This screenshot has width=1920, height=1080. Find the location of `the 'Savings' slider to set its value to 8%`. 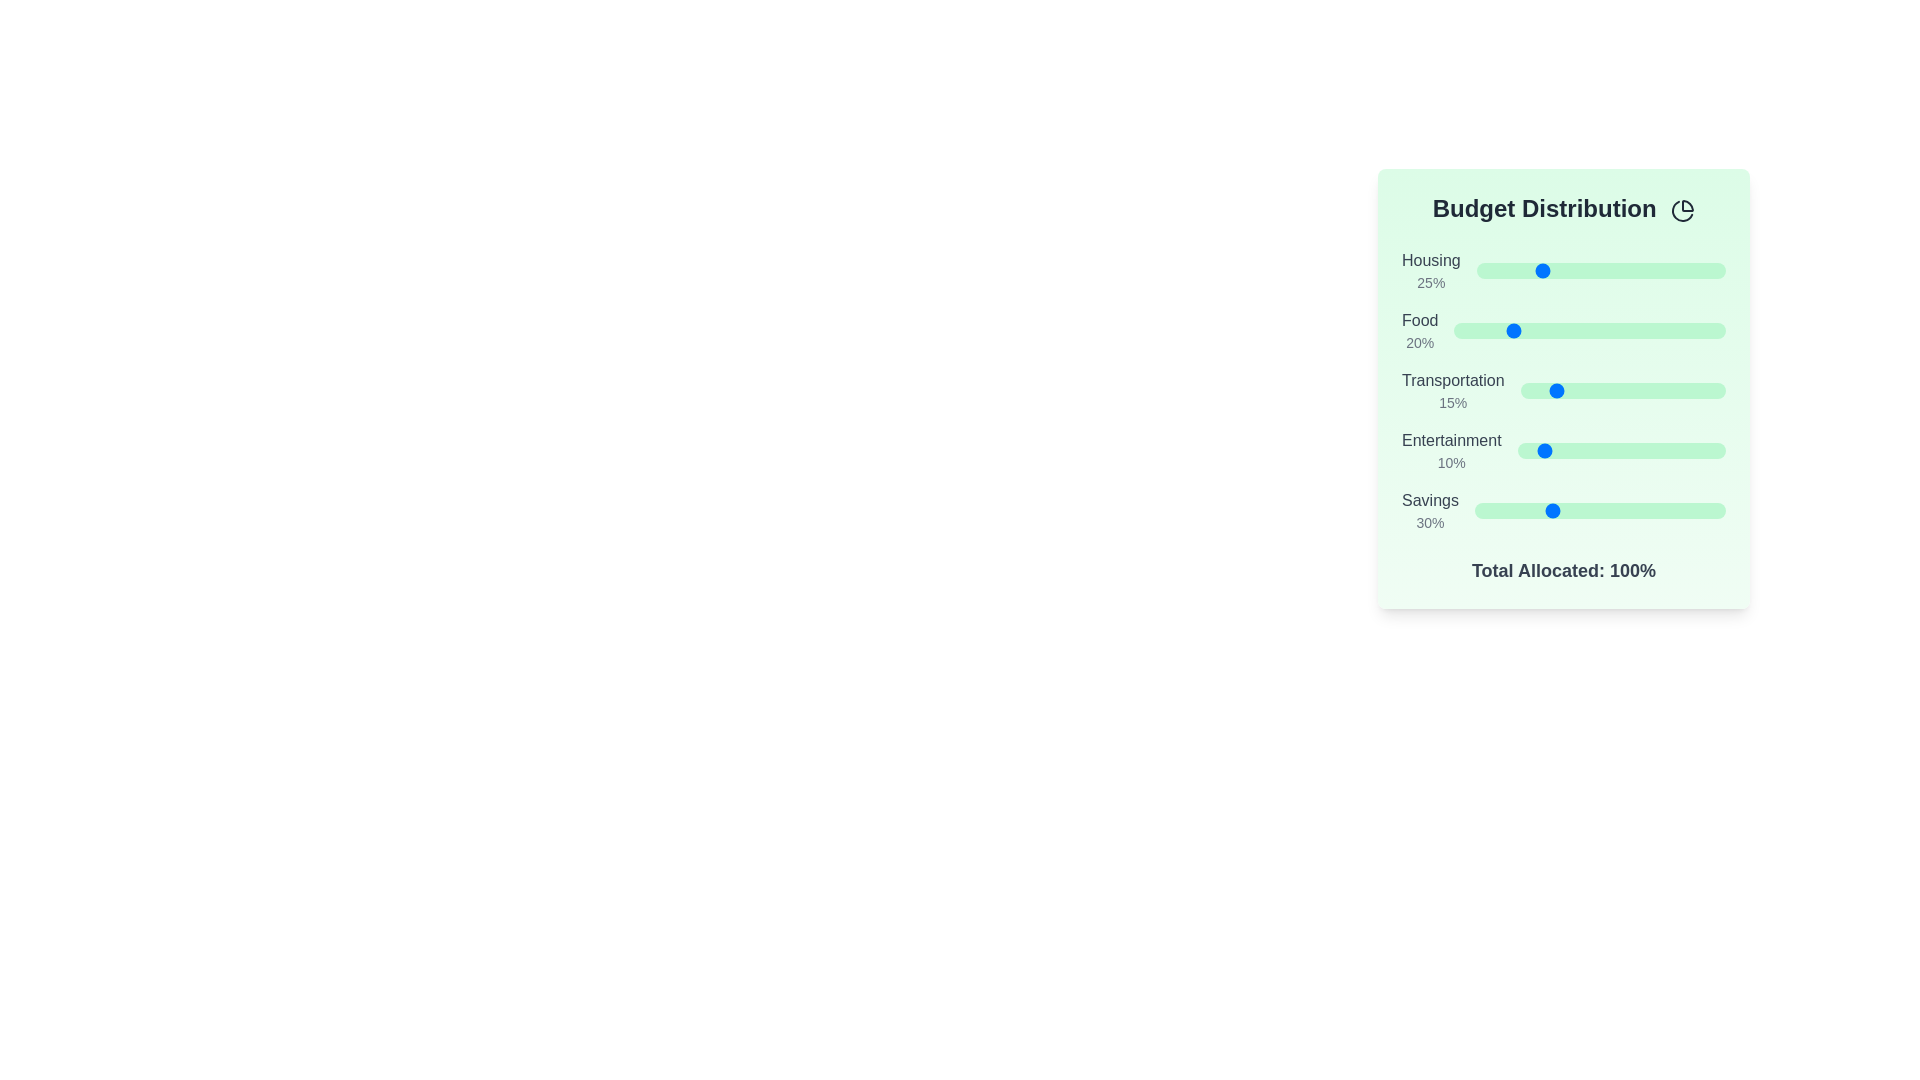

the 'Savings' slider to set its value to 8% is located at coordinates (1495, 509).